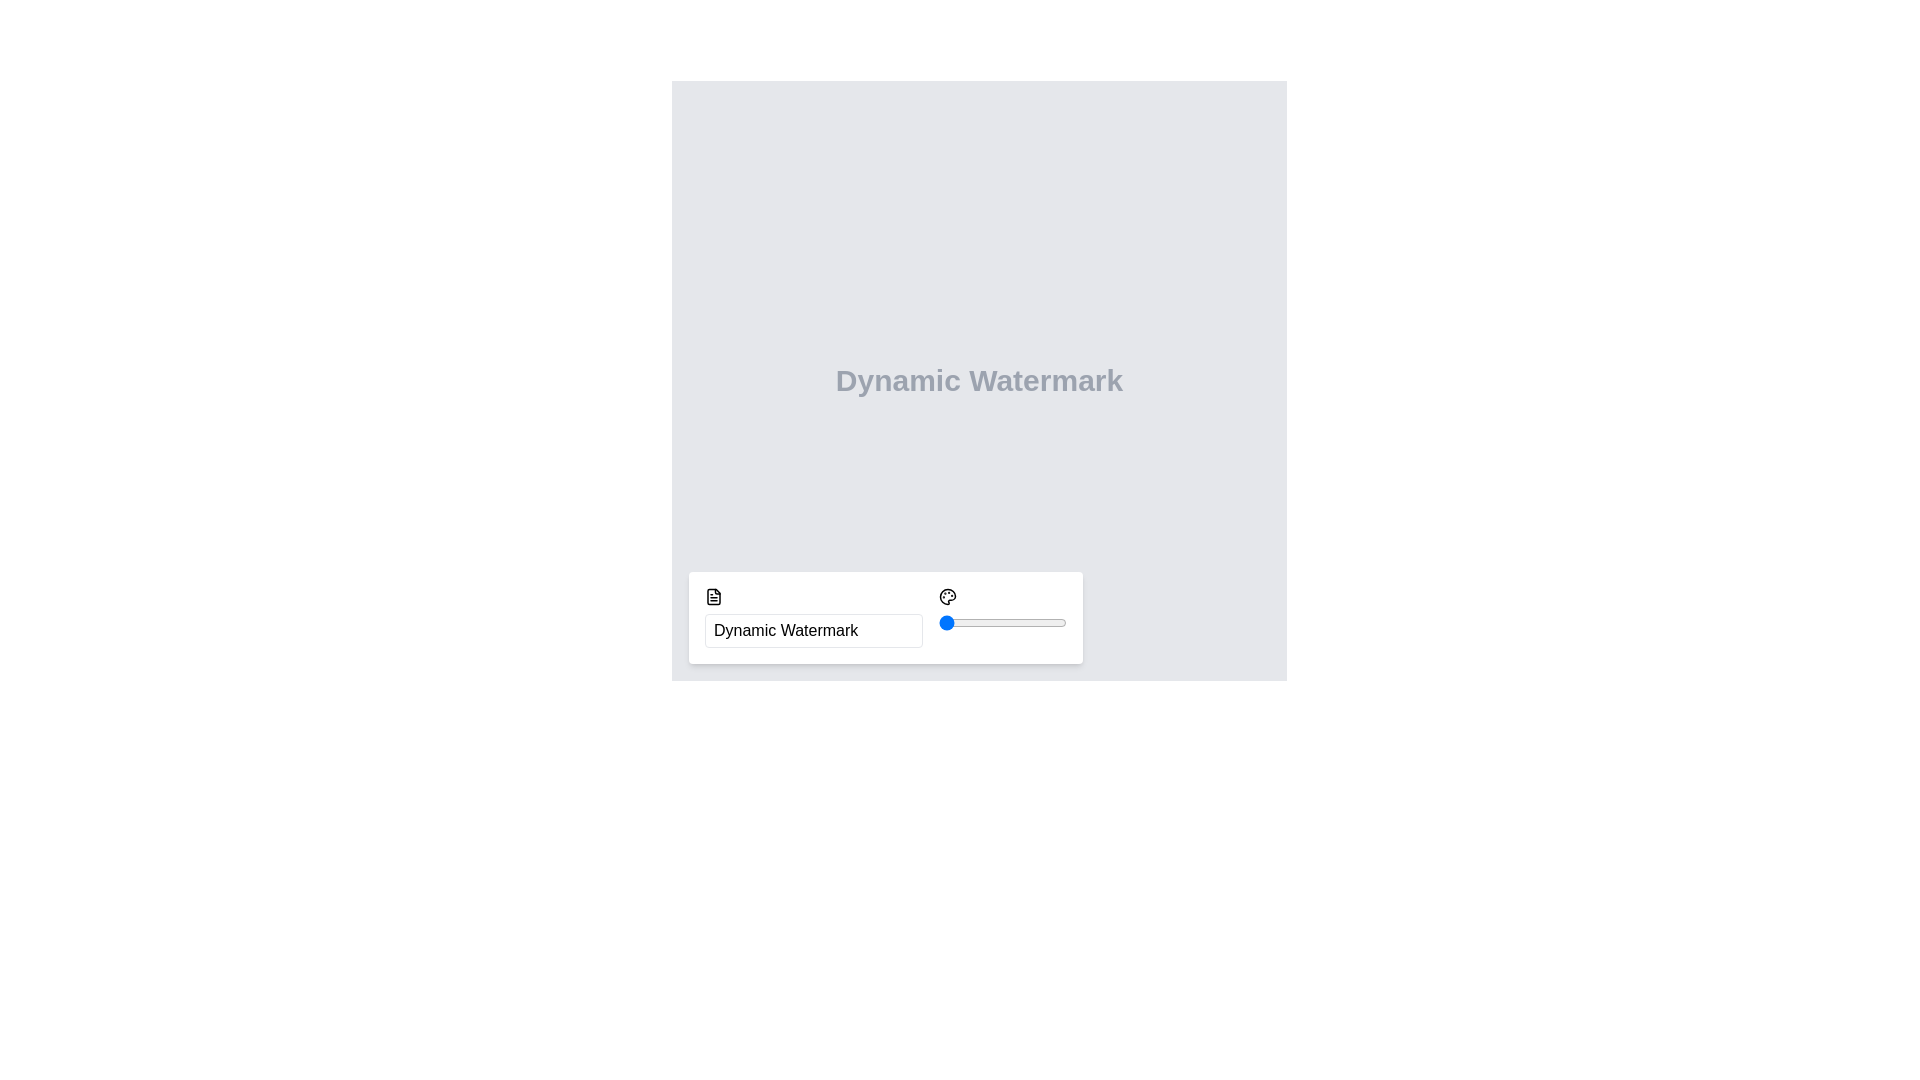  I want to click on rotation angle, so click(1044, 622).